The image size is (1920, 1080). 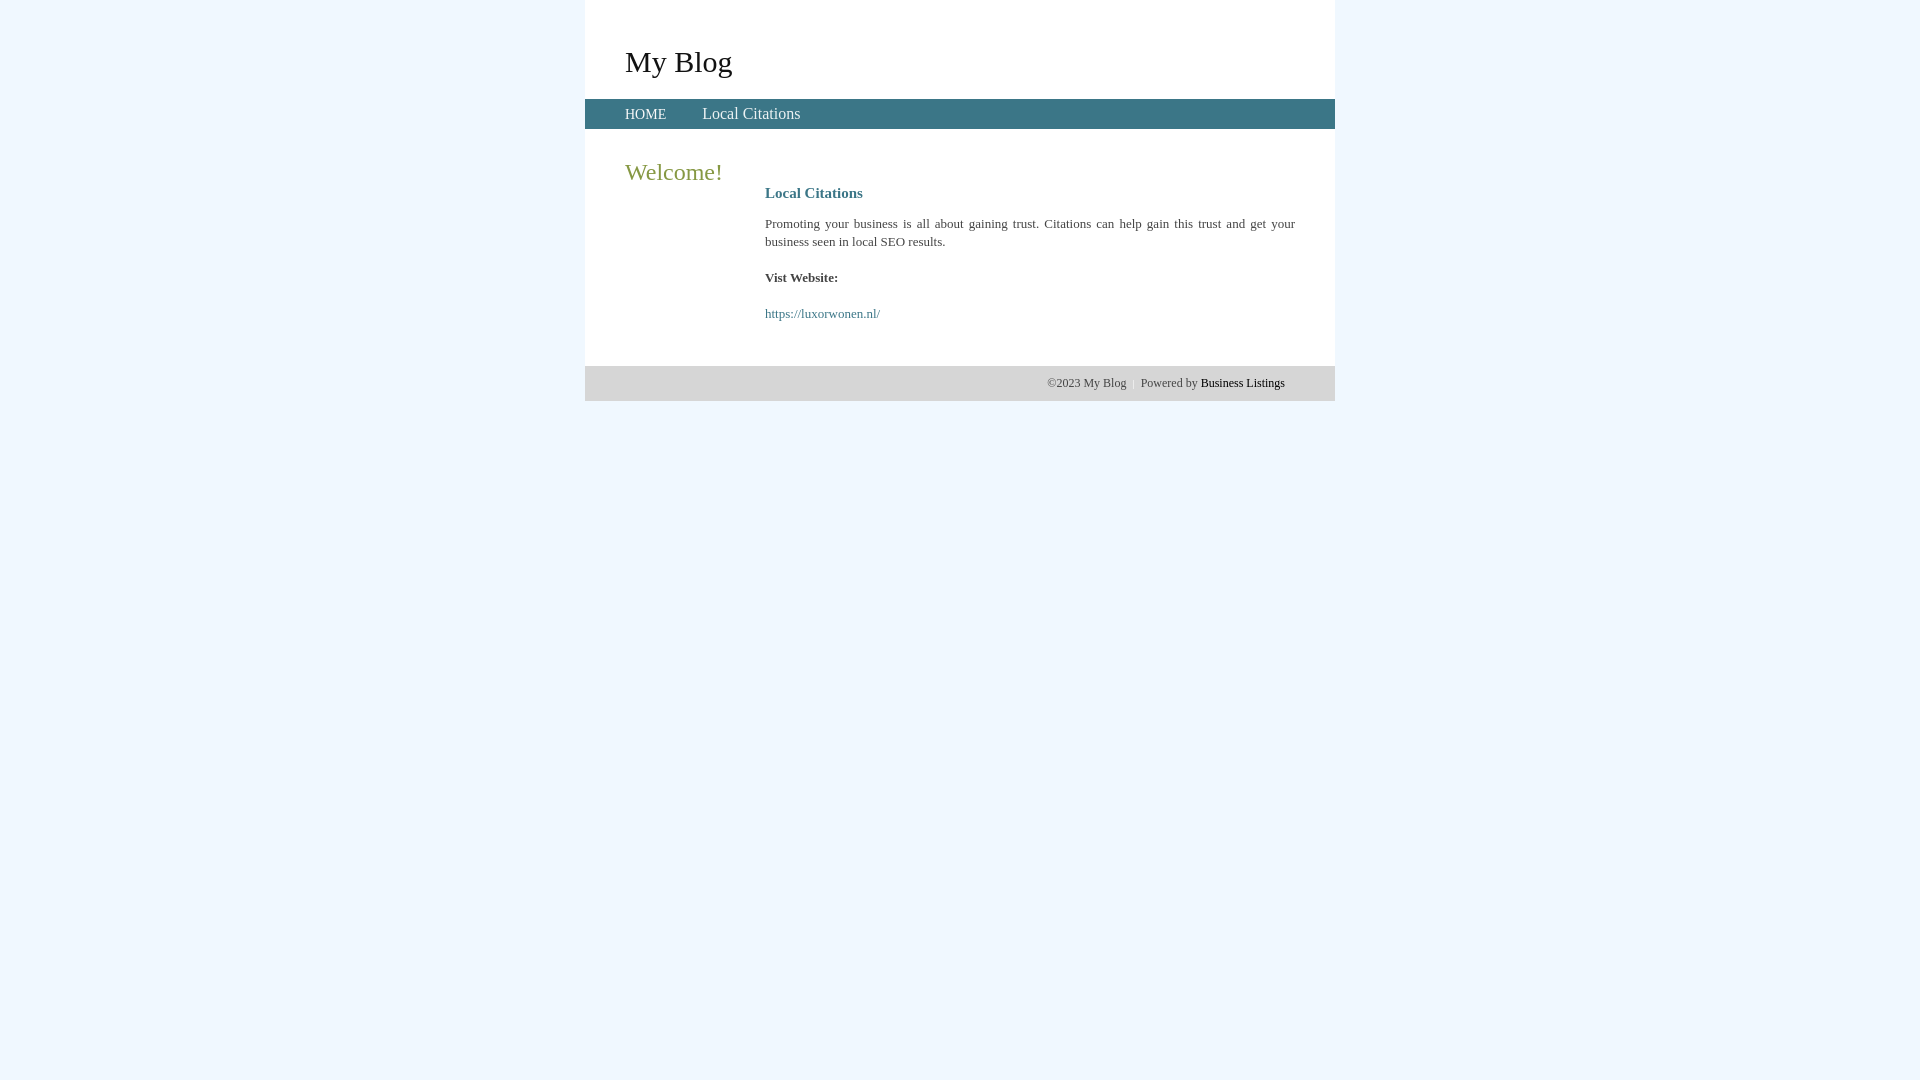 I want to click on 'My Blog', so click(x=678, y=60).